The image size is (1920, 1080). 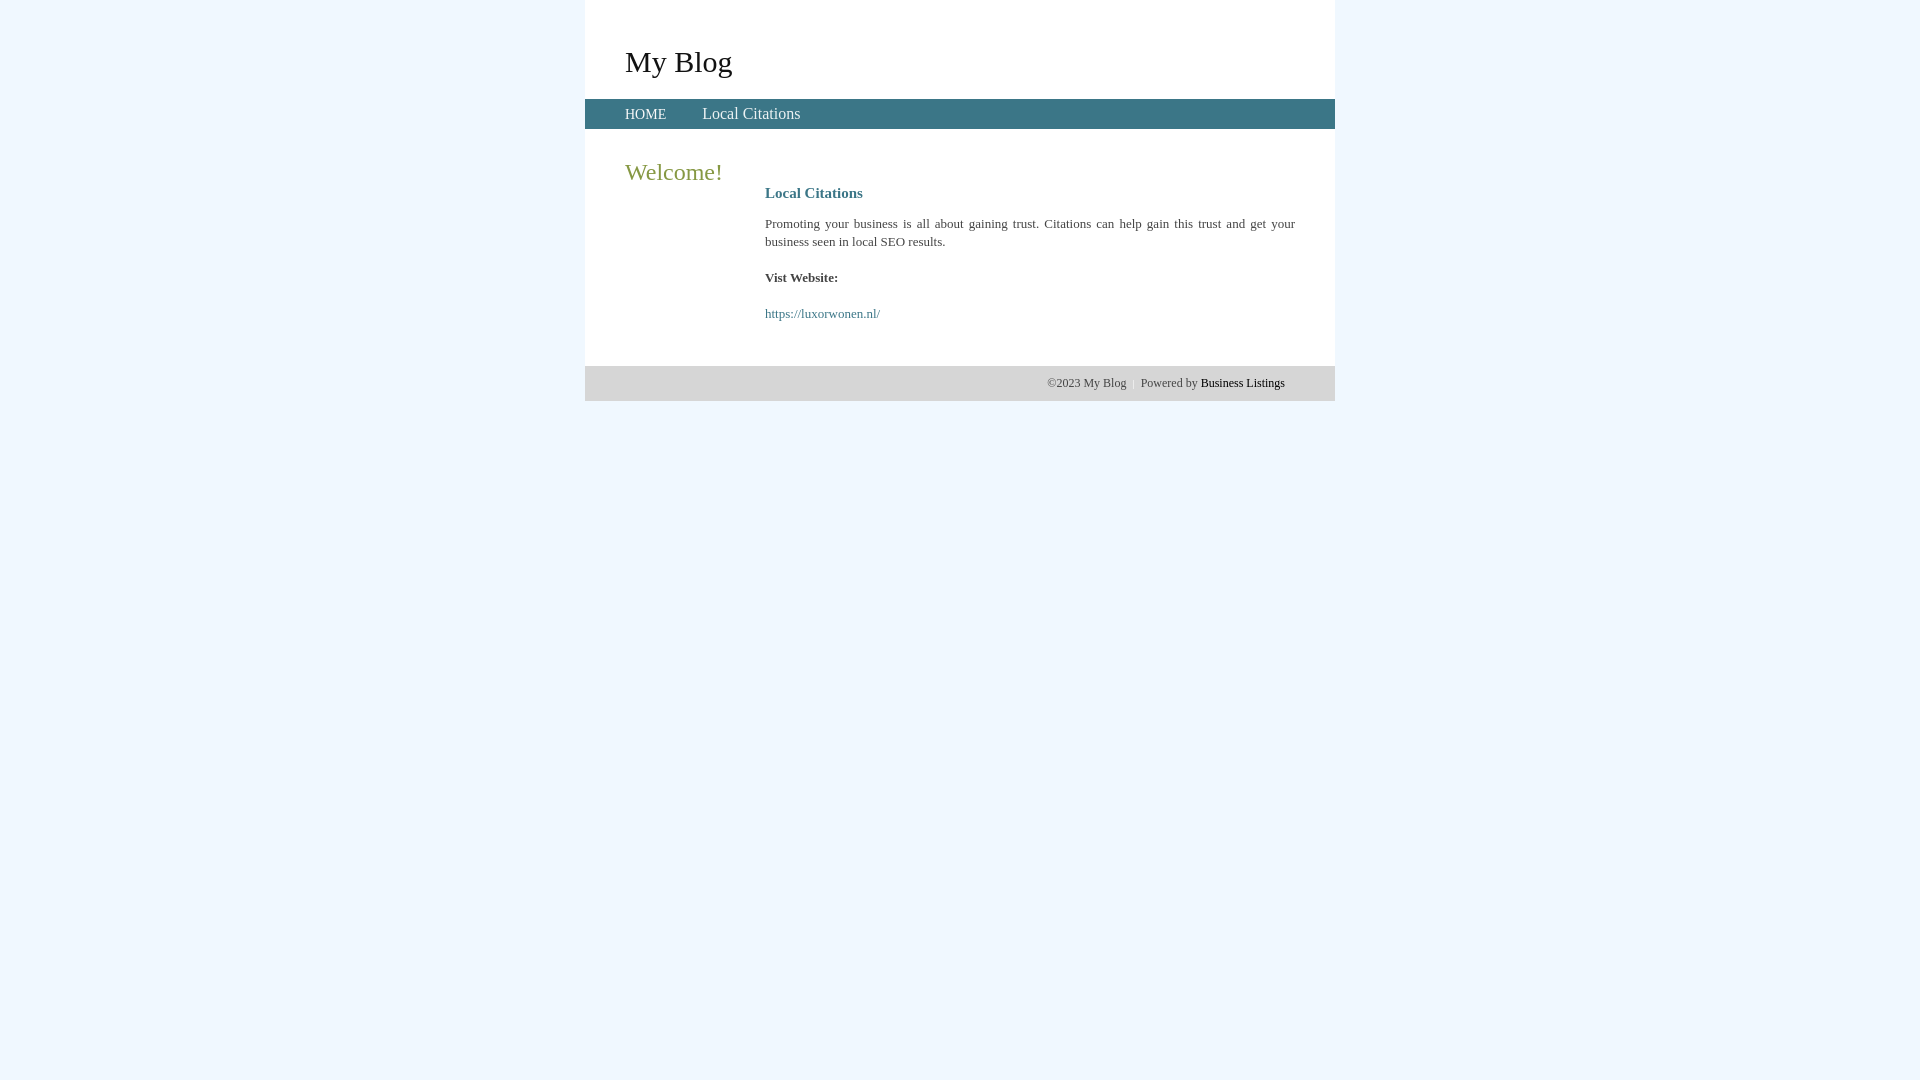 I want to click on 'My Blog', so click(x=678, y=60).